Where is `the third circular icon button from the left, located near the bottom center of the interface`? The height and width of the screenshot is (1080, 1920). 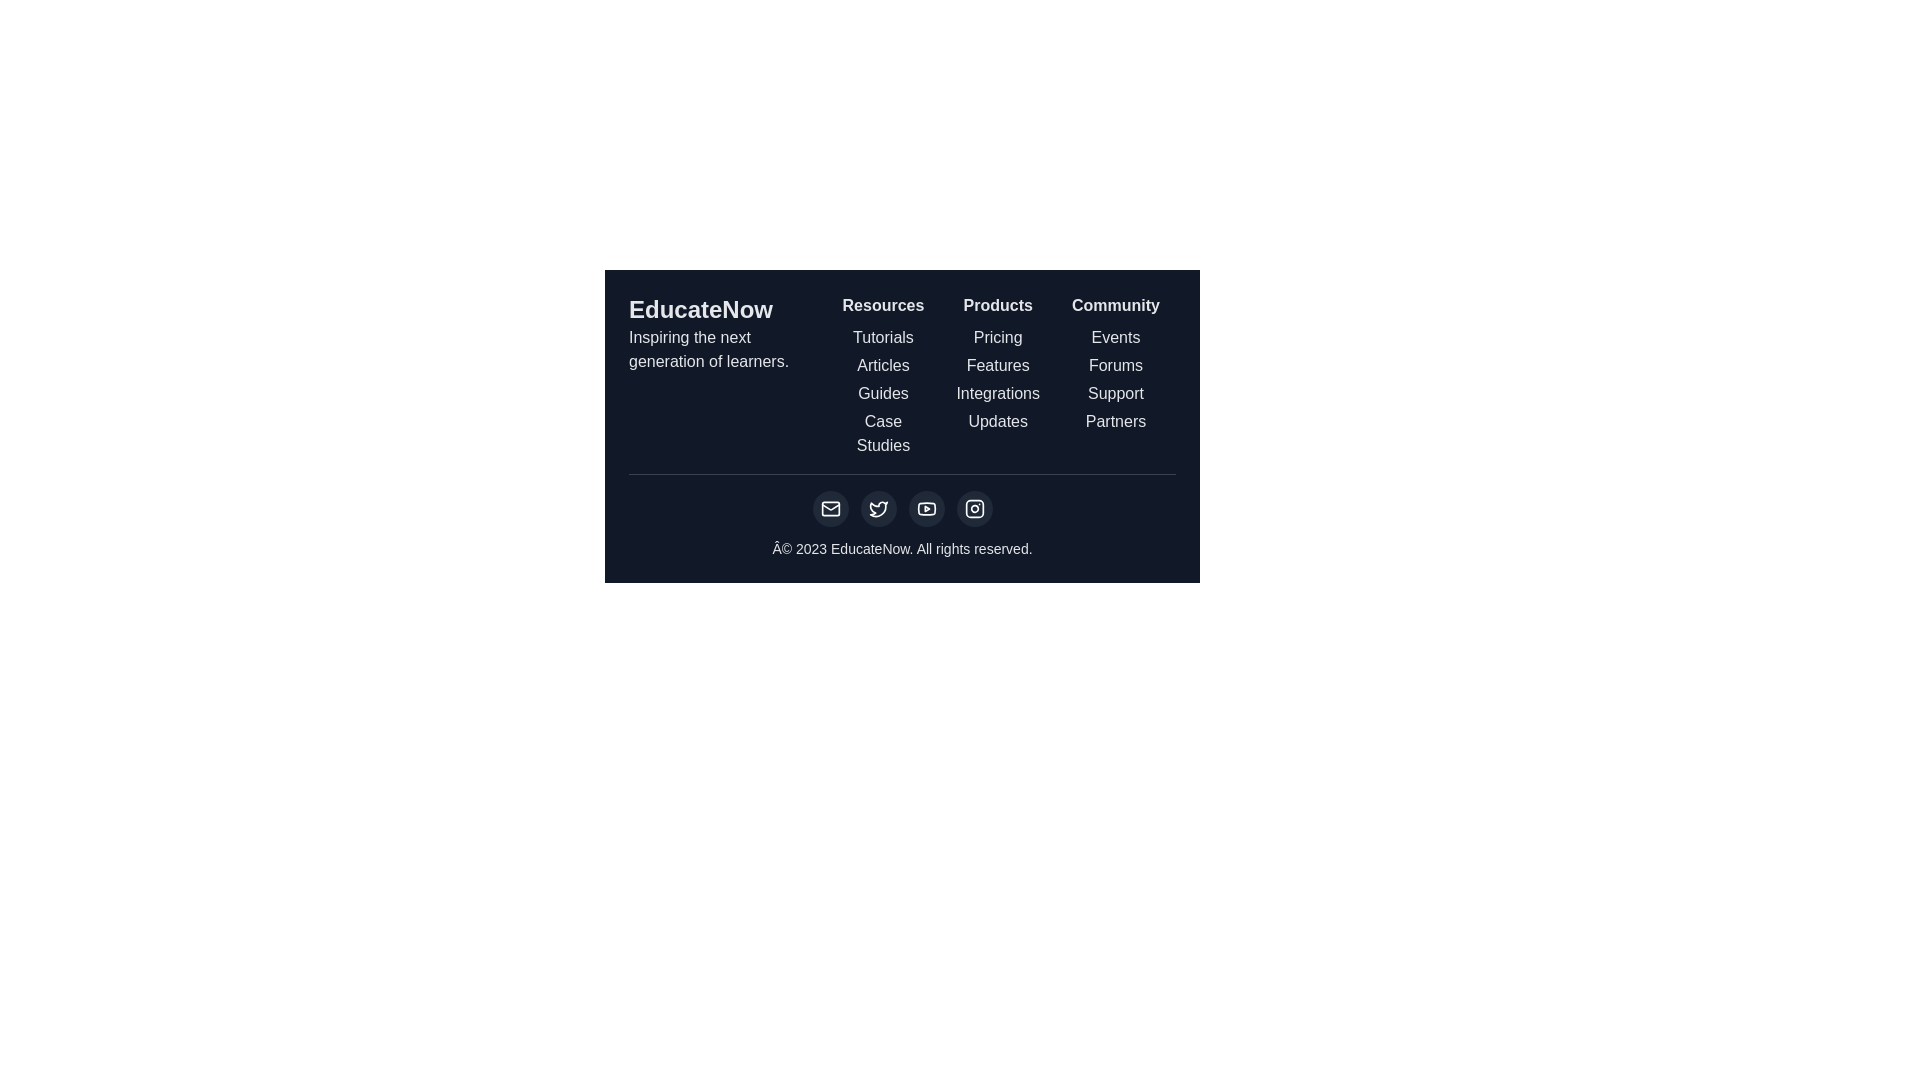
the third circular icon button from the left, located near the bottom center of the interface is located at coordinates (925, 508).